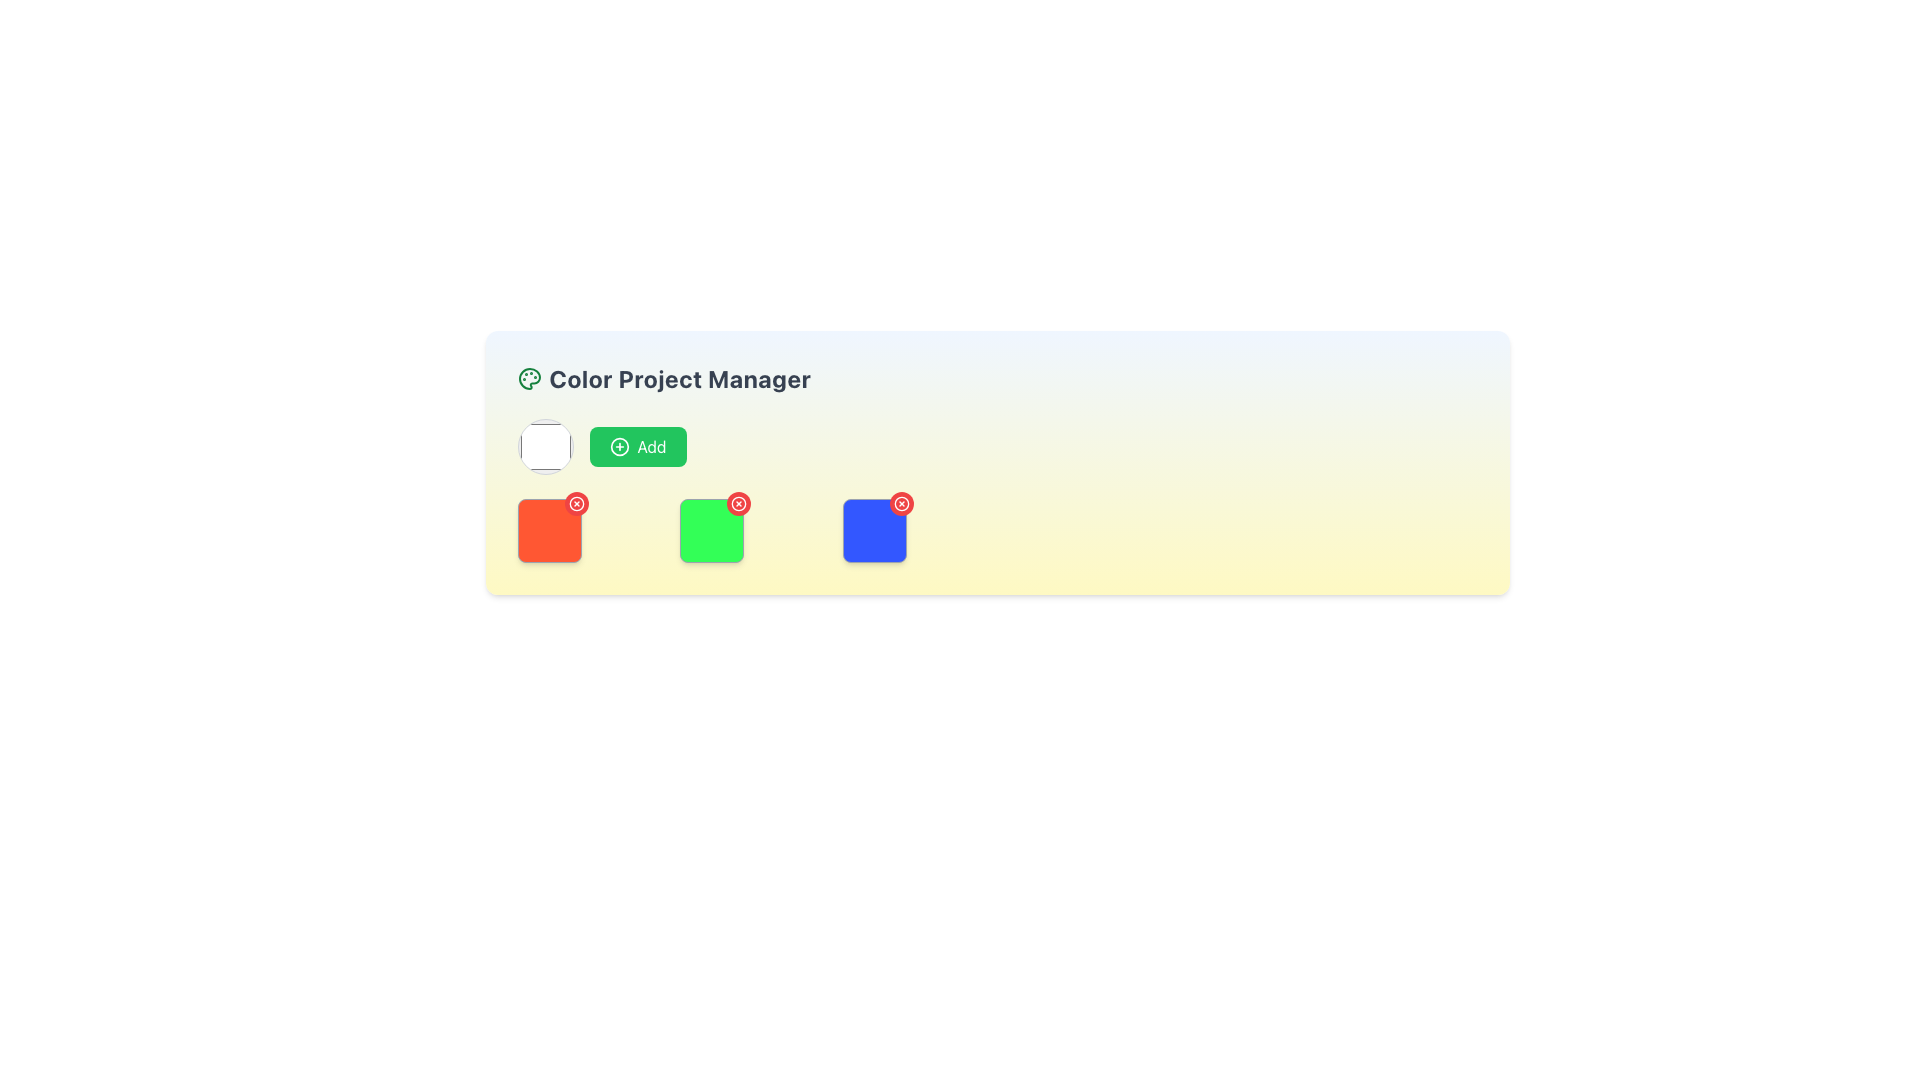 The width and height of the screenshot is (1920, 1080). I want to click on the SVG Circle element that is part of an 'X' mark icon, indicating a close or delete action adjacent to a colored square button, so click(575, 503).